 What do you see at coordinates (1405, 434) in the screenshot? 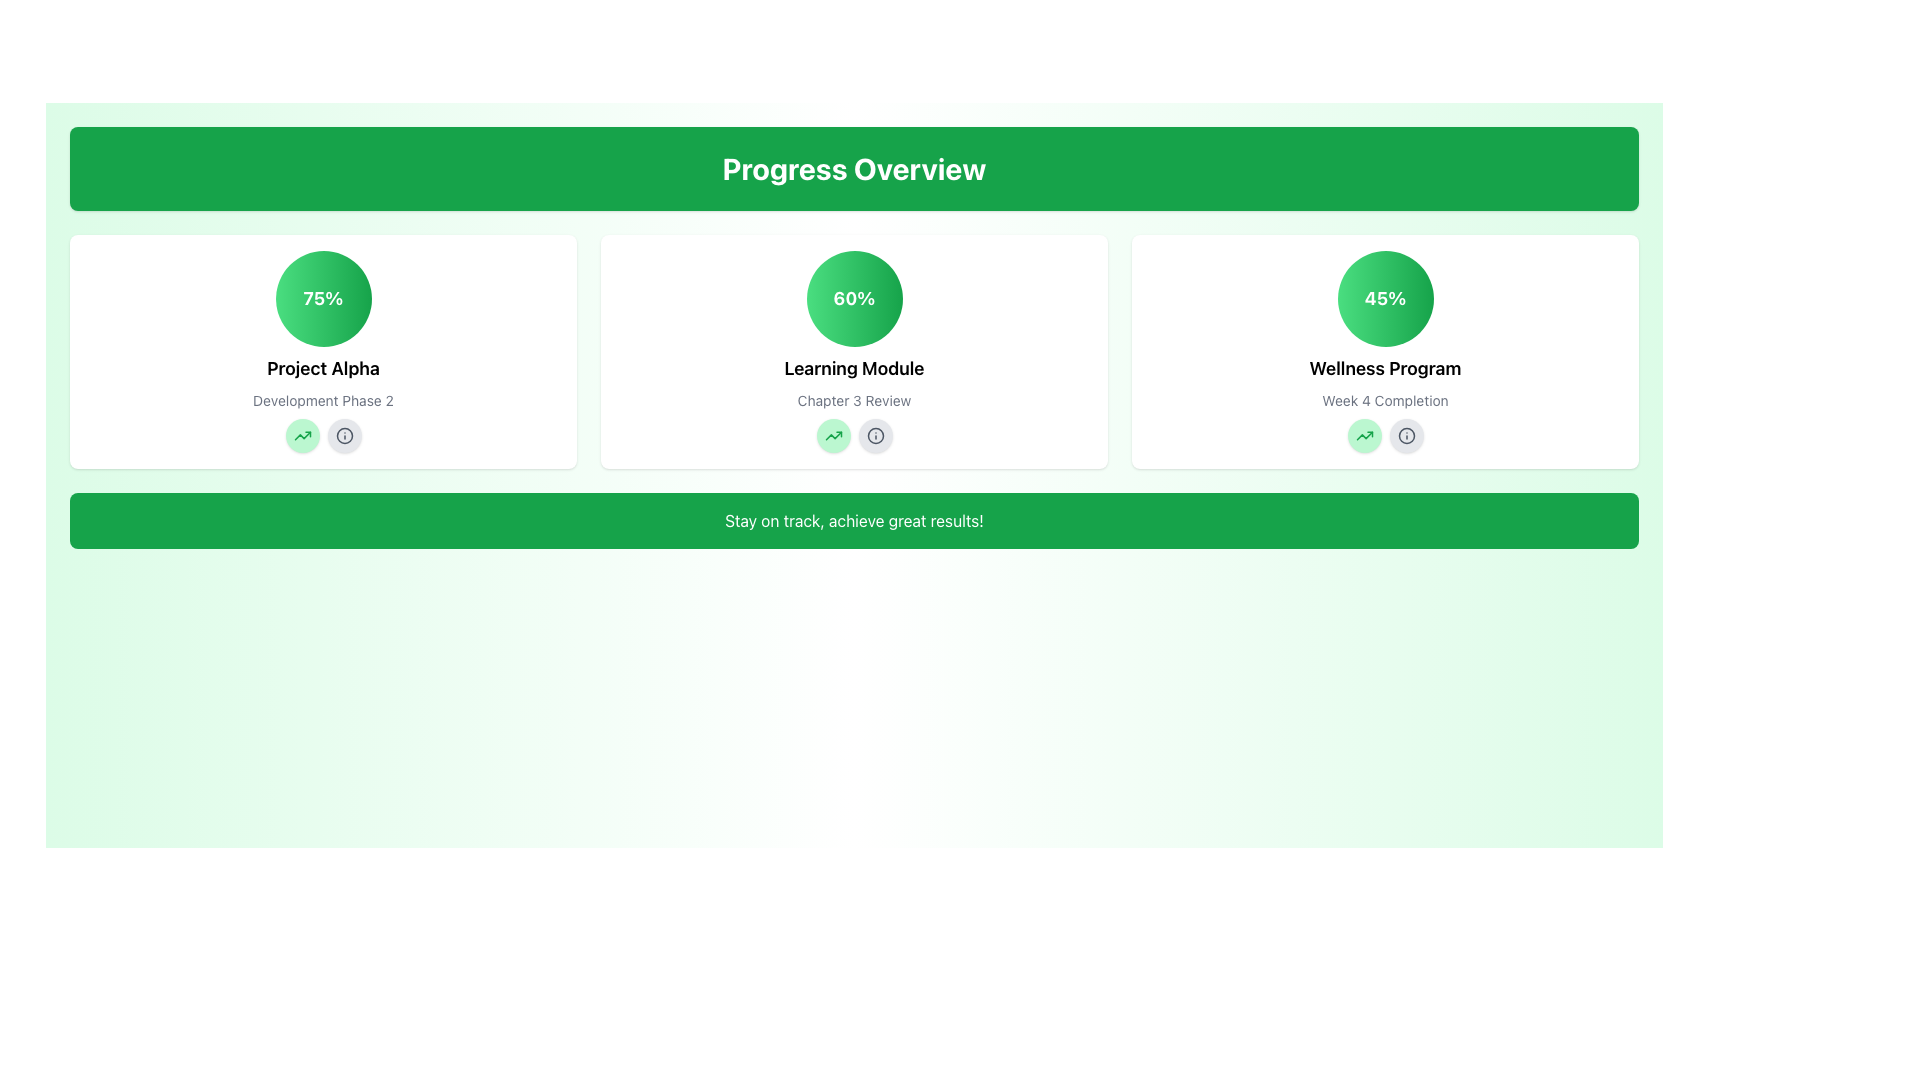
I see `the circular info icon with a gray outline and background, located` at bounding box center [1405, 434].